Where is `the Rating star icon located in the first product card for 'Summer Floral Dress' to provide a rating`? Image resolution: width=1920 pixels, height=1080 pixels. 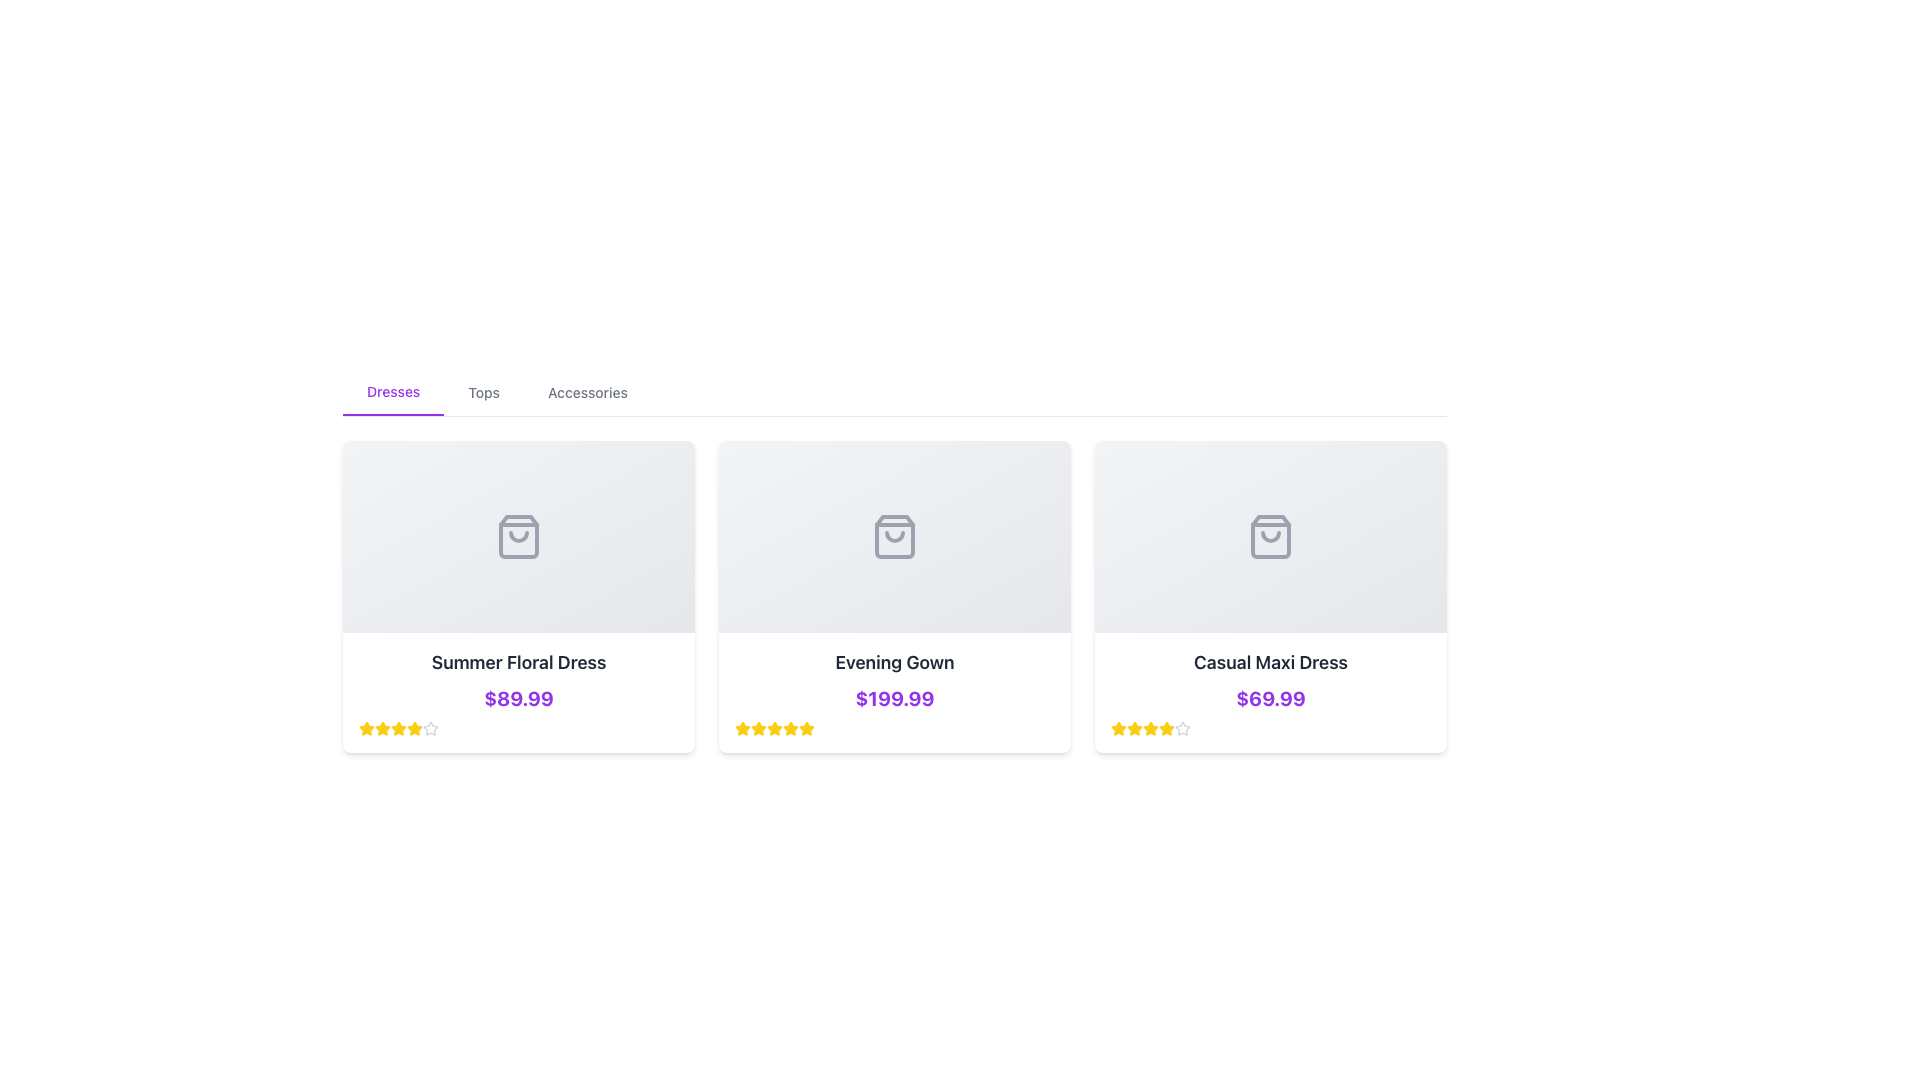
the Rating star icon located in the first product card for 'Summer Floral Dress' to provide a rating is located at coordinates (398, 728).